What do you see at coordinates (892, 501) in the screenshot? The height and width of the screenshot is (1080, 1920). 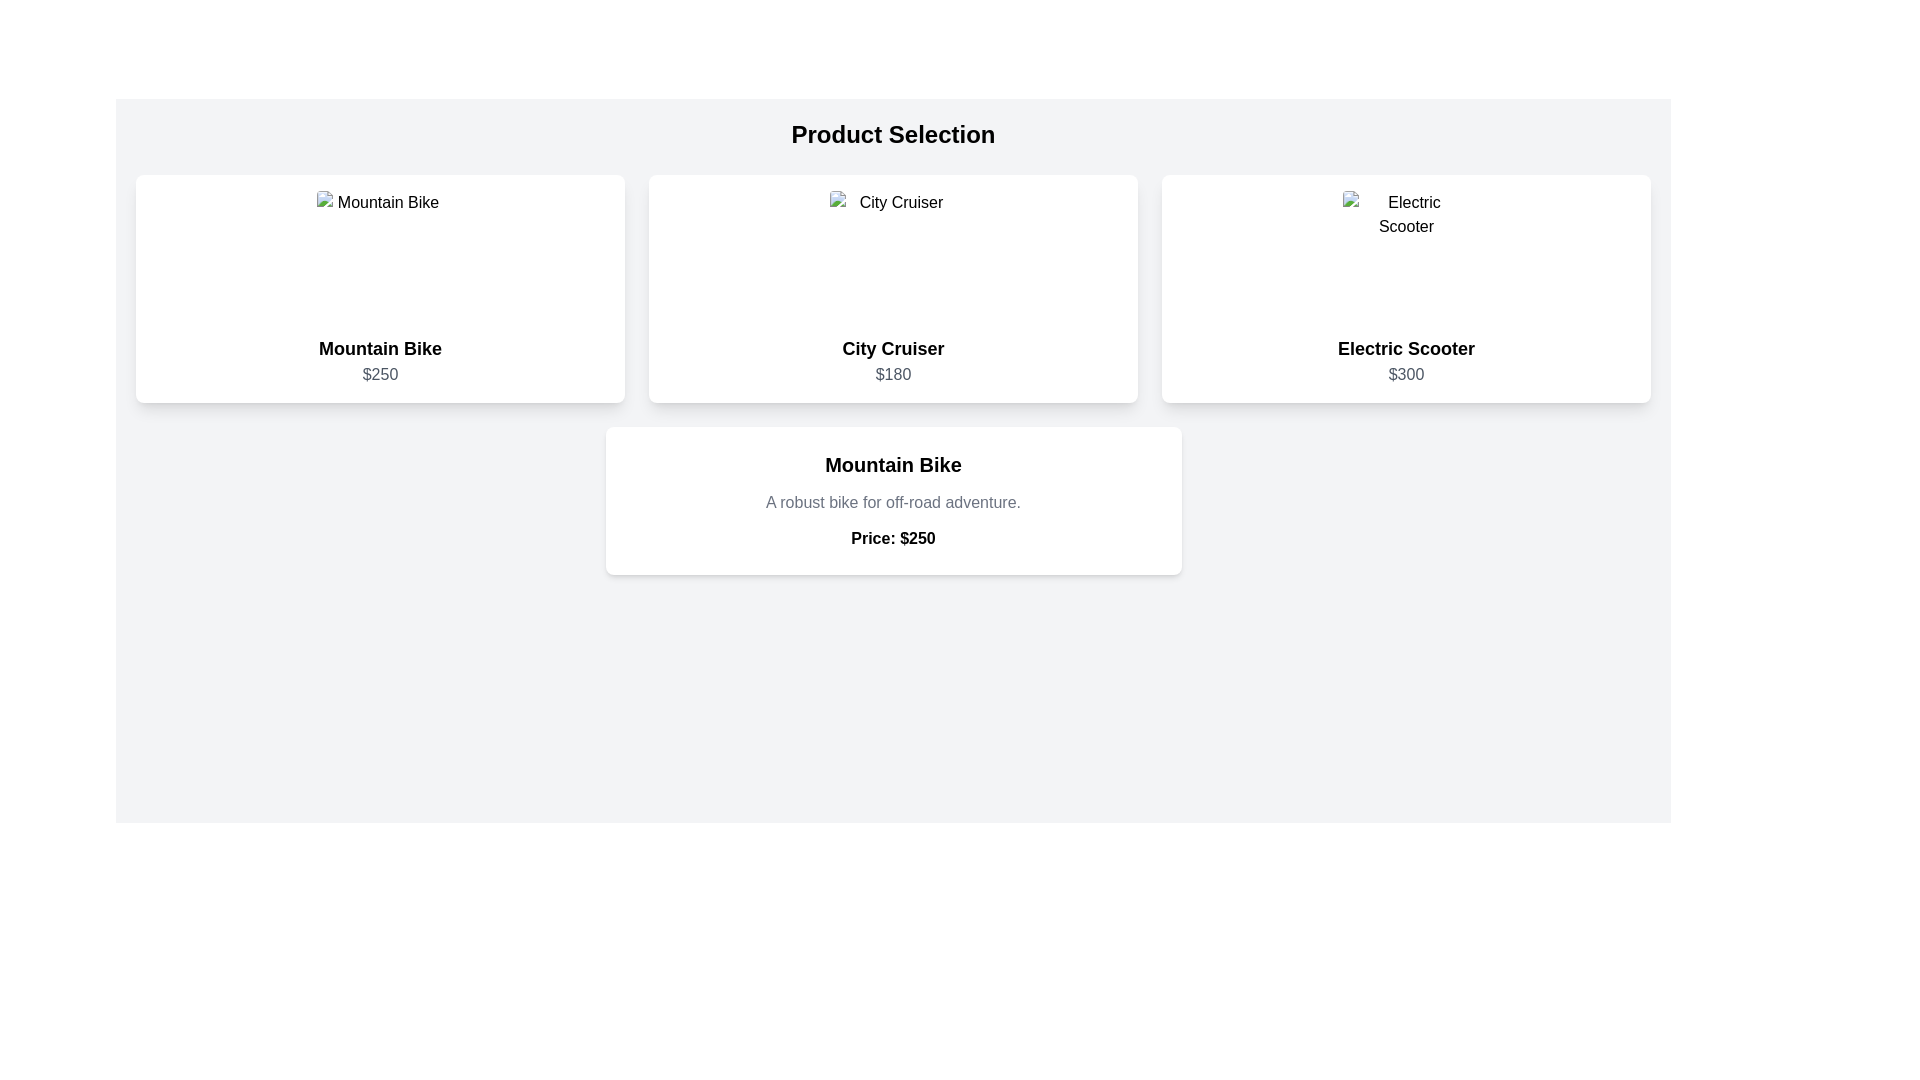 I see `the descriptive text label for the 'Mountain Bike' product, which is located below the title and above the price label` at bounding box center [892, 501].